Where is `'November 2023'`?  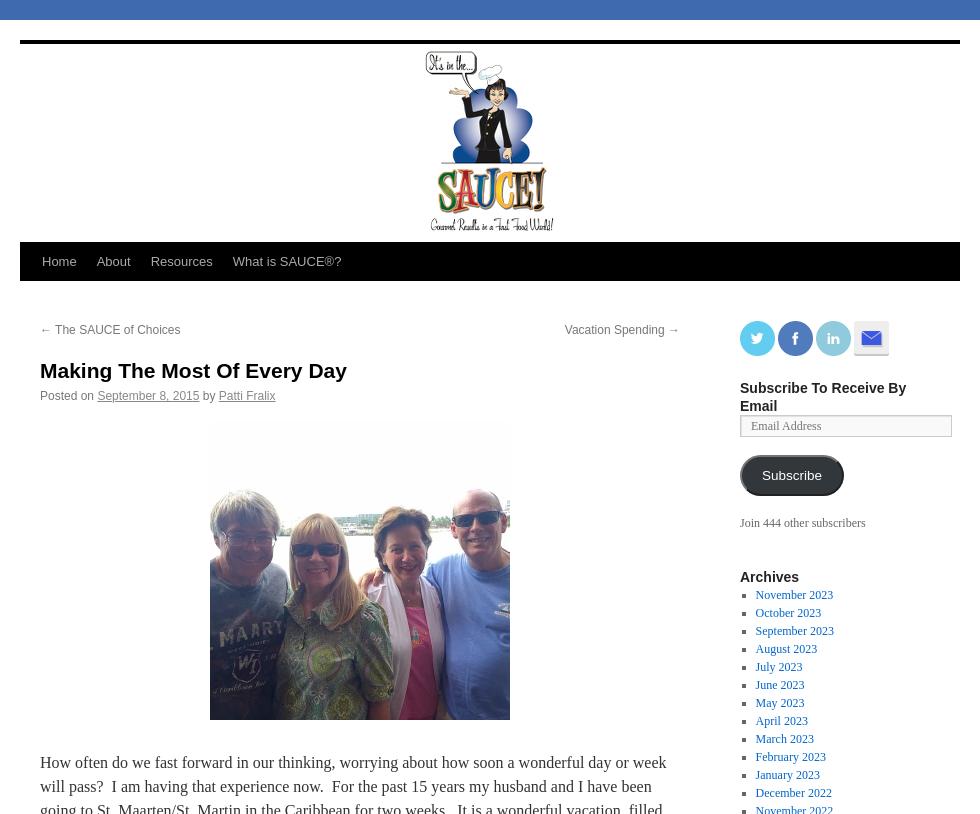 'November 2023' is located at coordinates (793, 594).